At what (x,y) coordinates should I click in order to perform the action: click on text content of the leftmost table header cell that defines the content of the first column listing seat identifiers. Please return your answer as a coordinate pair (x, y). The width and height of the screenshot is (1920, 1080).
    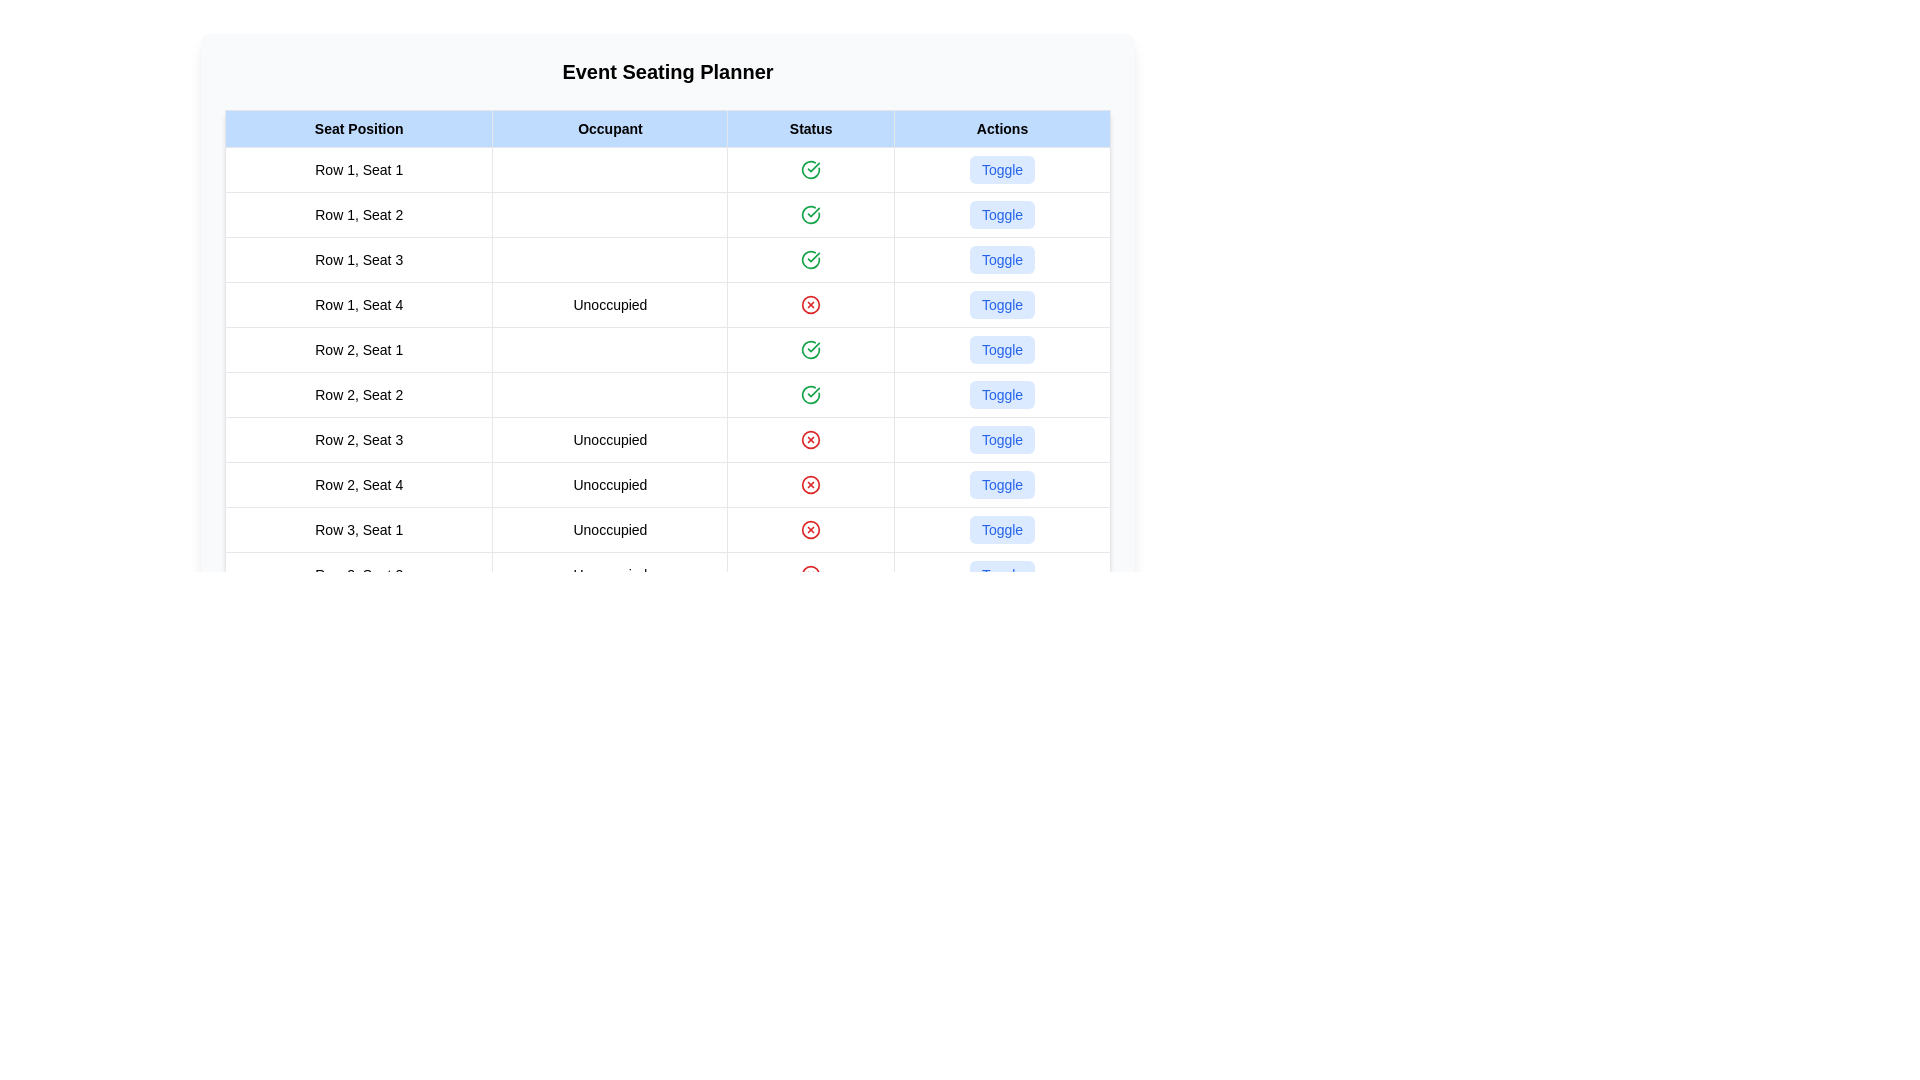
    Looking at the image, I should click on (359, 128).